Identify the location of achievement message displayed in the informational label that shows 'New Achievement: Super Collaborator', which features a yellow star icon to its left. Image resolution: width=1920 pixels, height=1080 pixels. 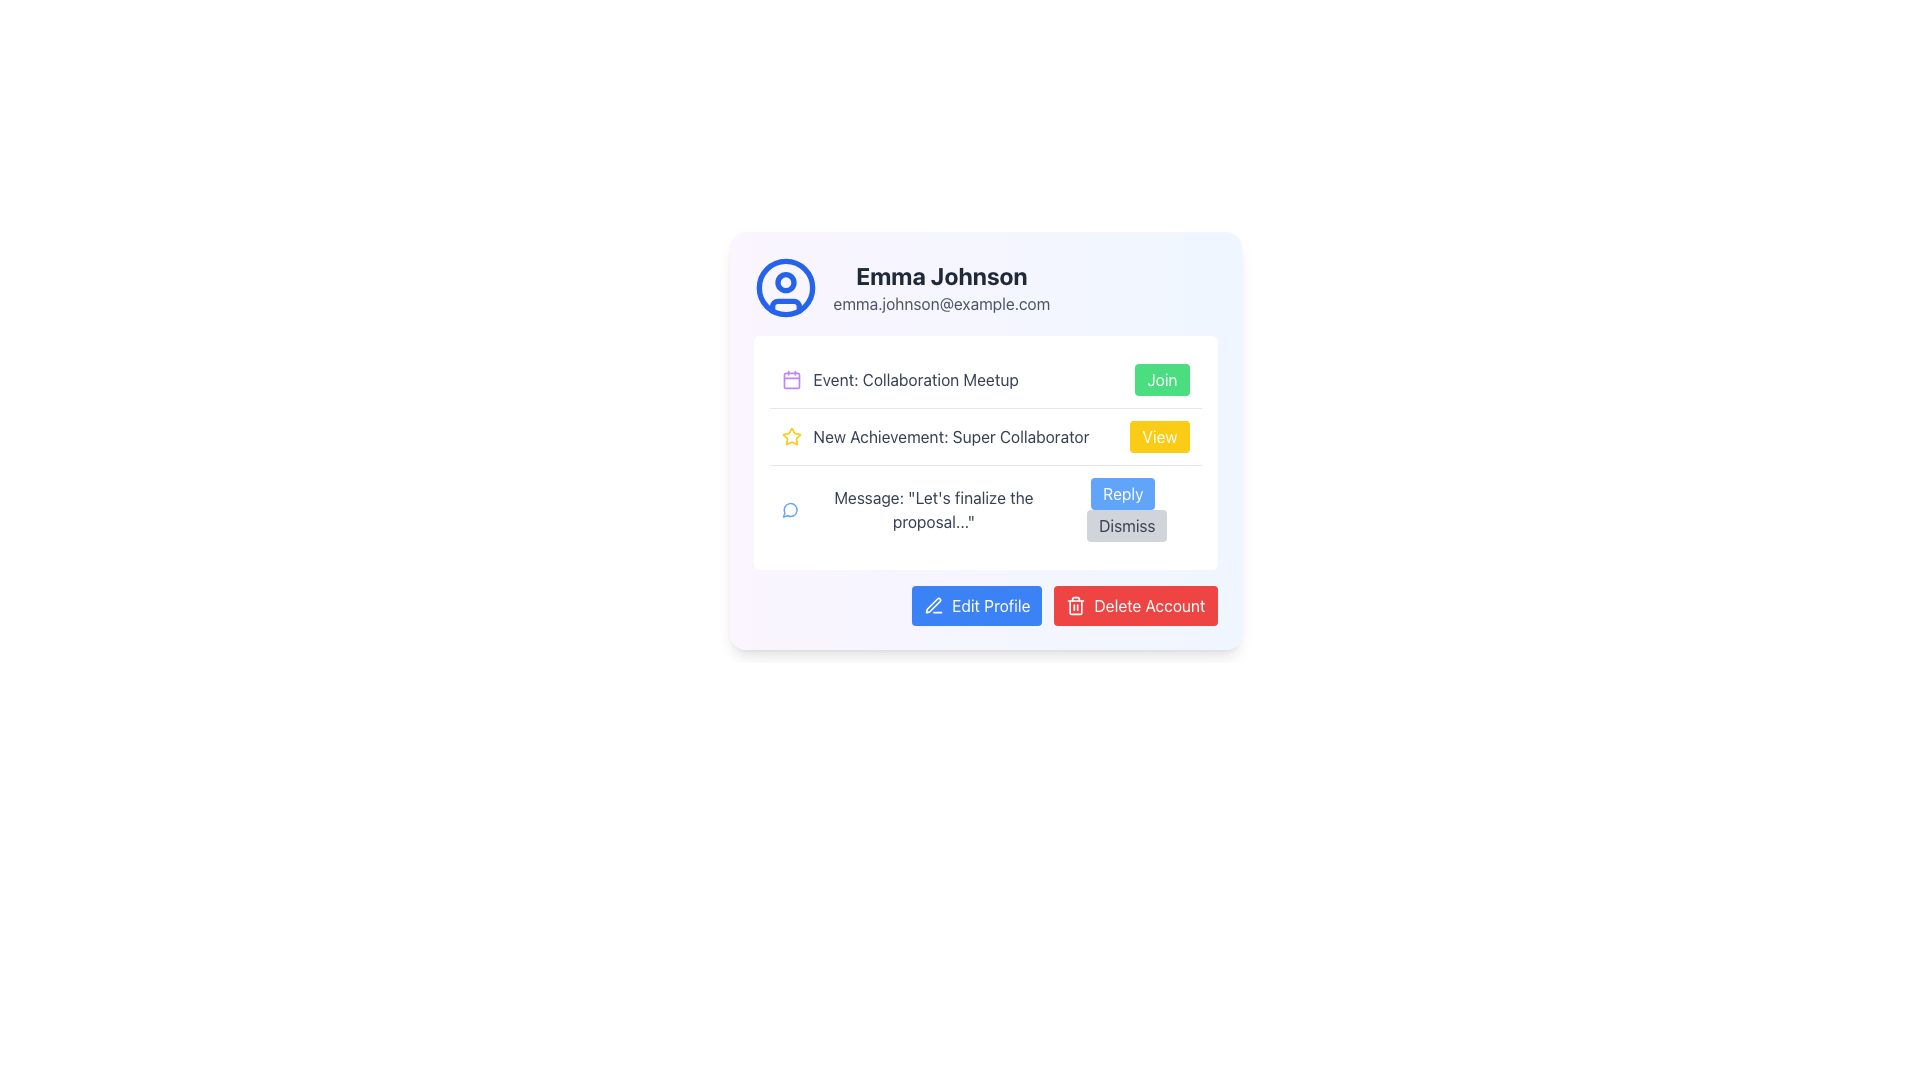
(934, 435).